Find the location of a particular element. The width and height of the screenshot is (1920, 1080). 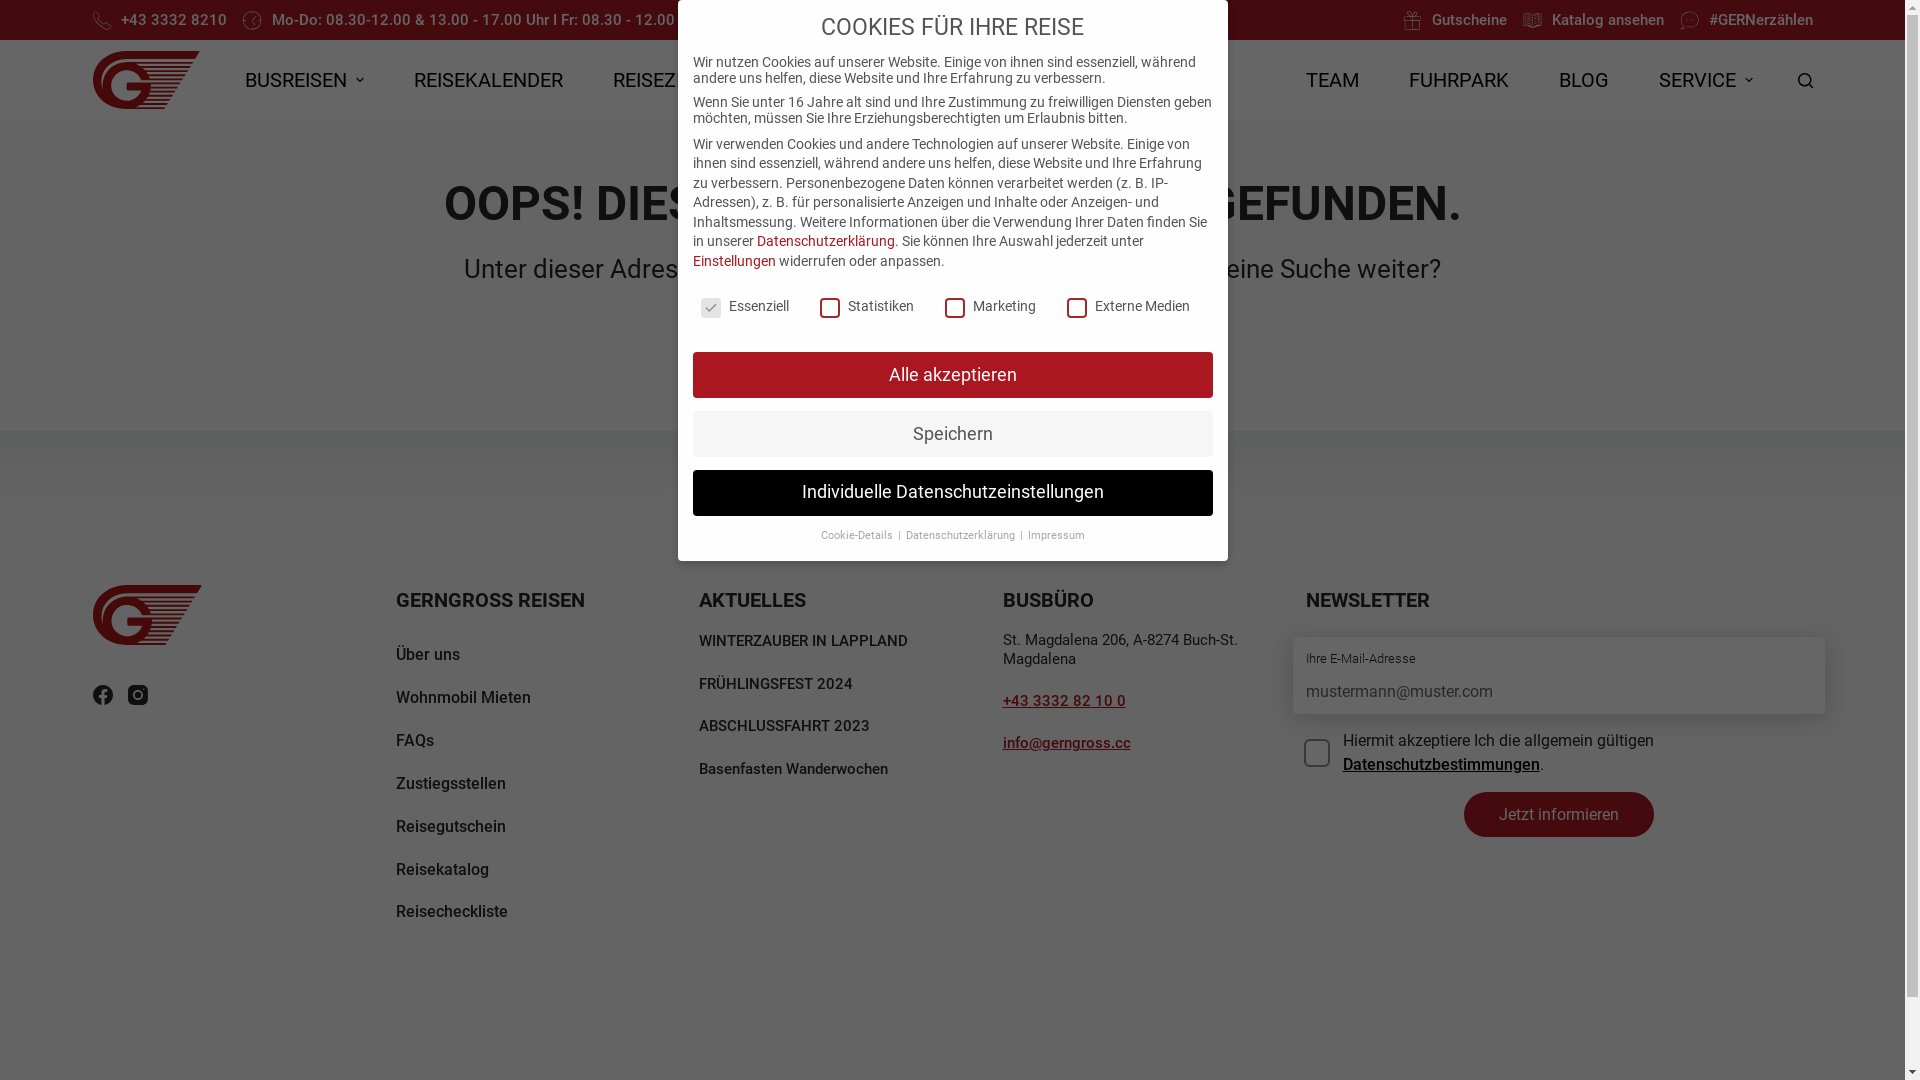

'Reisegutschein' is located at coordinates (395, 826).